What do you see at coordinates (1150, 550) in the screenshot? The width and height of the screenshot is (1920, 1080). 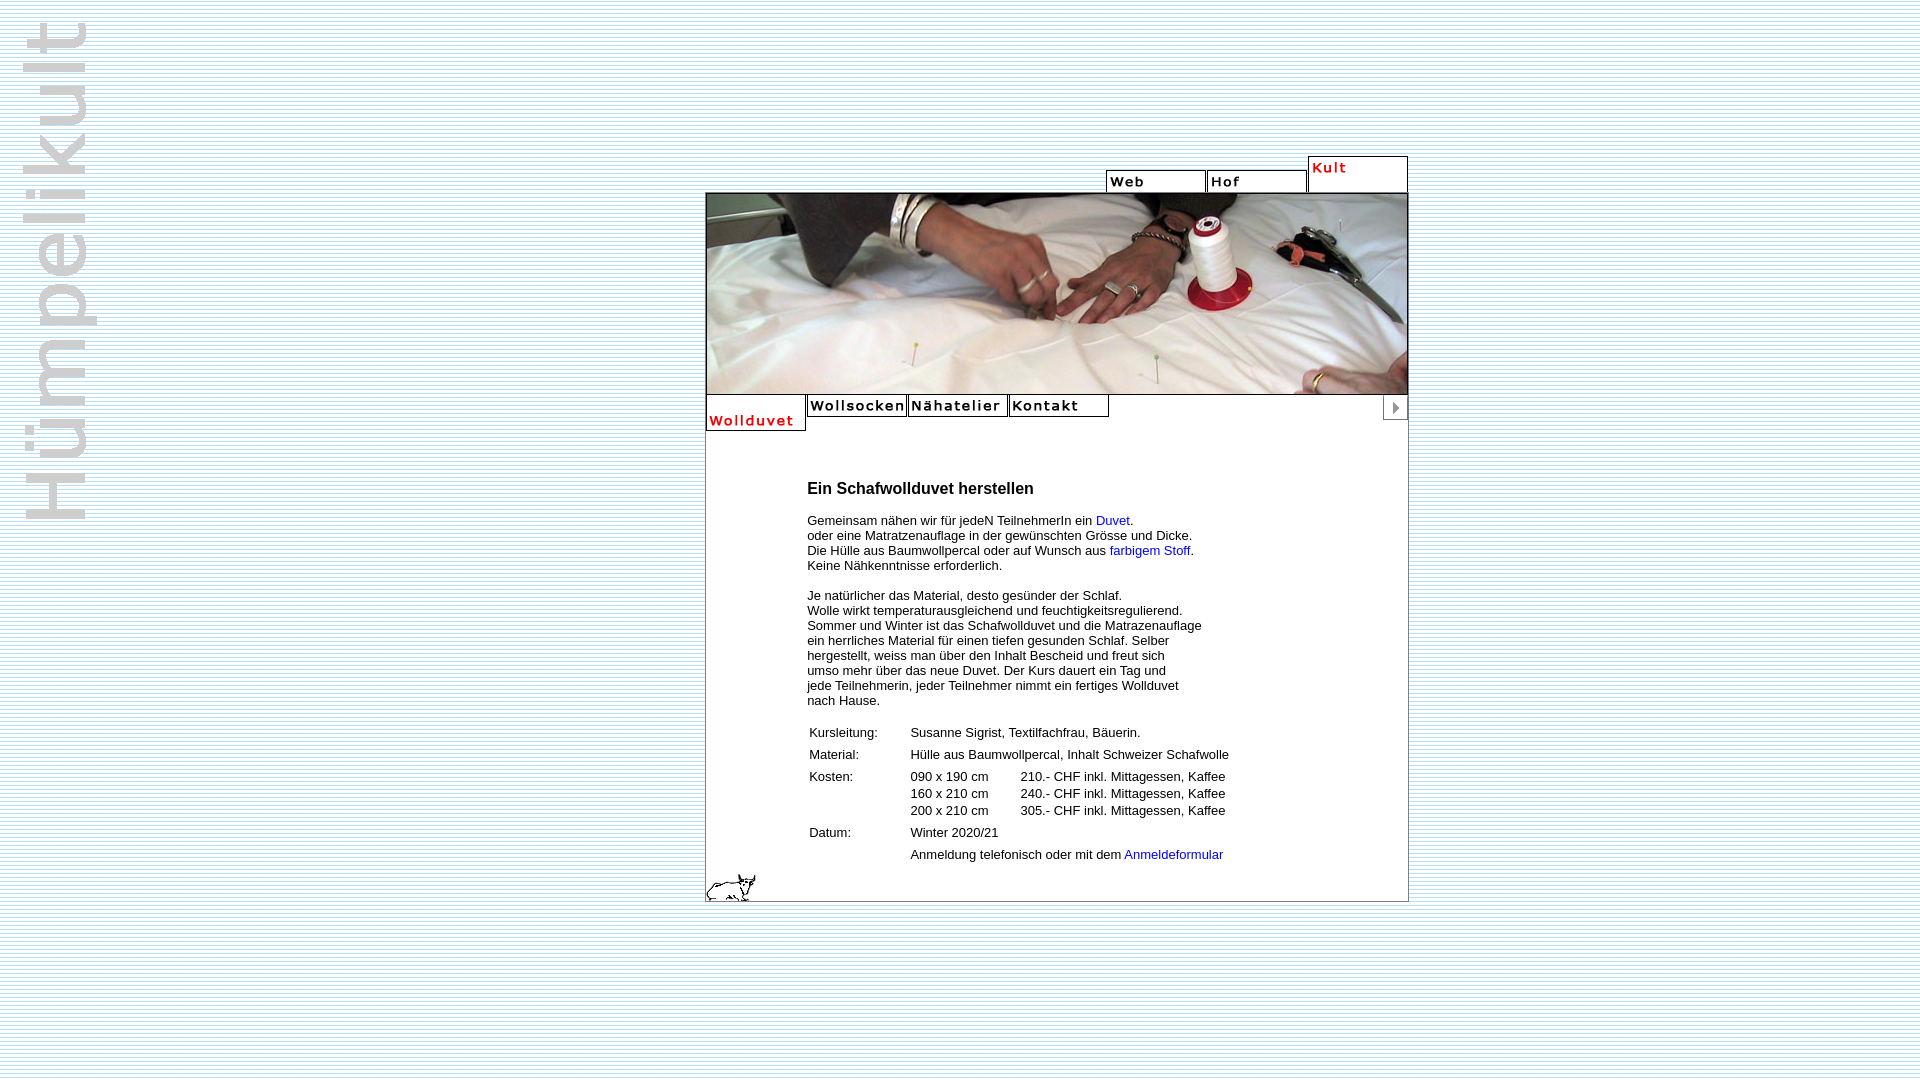 I see `'farbigem Stoff'` at bounding box center [1150, 550].